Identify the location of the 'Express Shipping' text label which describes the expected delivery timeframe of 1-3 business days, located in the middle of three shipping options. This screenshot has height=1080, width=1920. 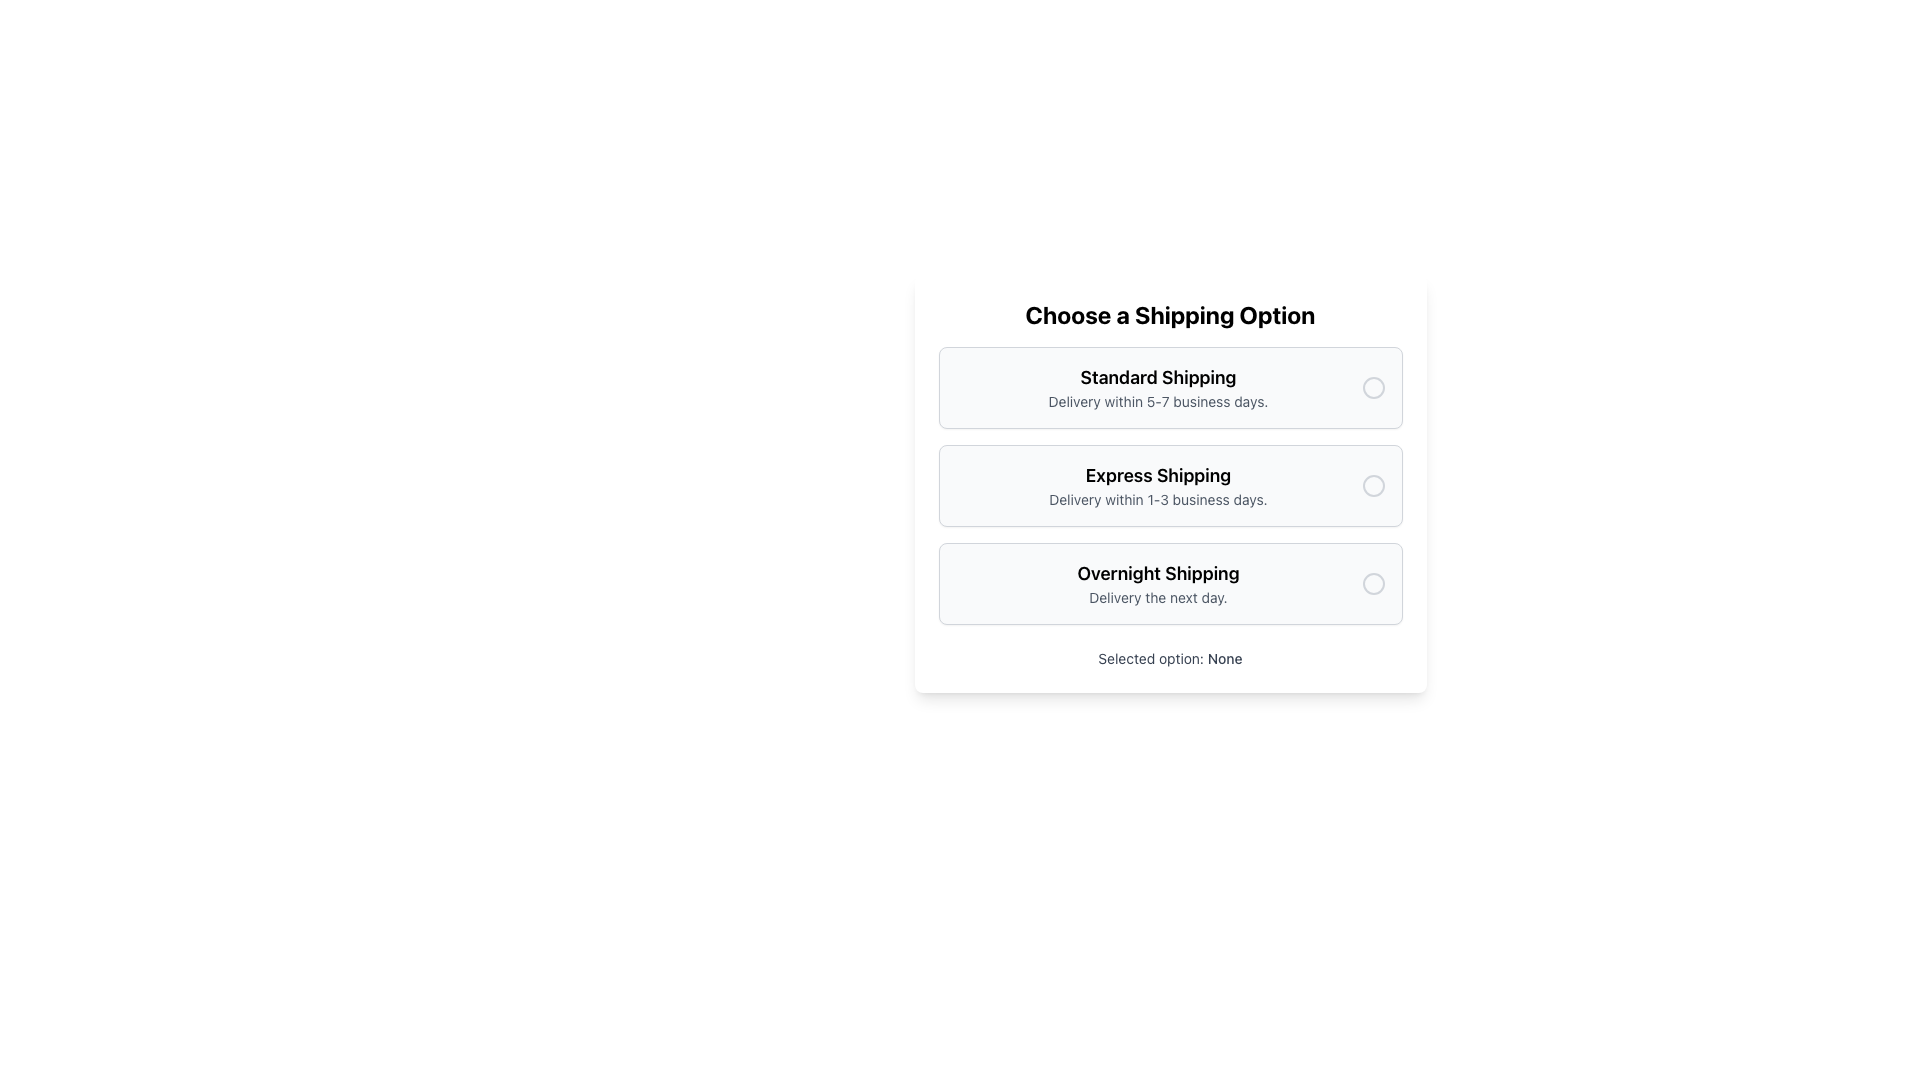
(1158, 486).